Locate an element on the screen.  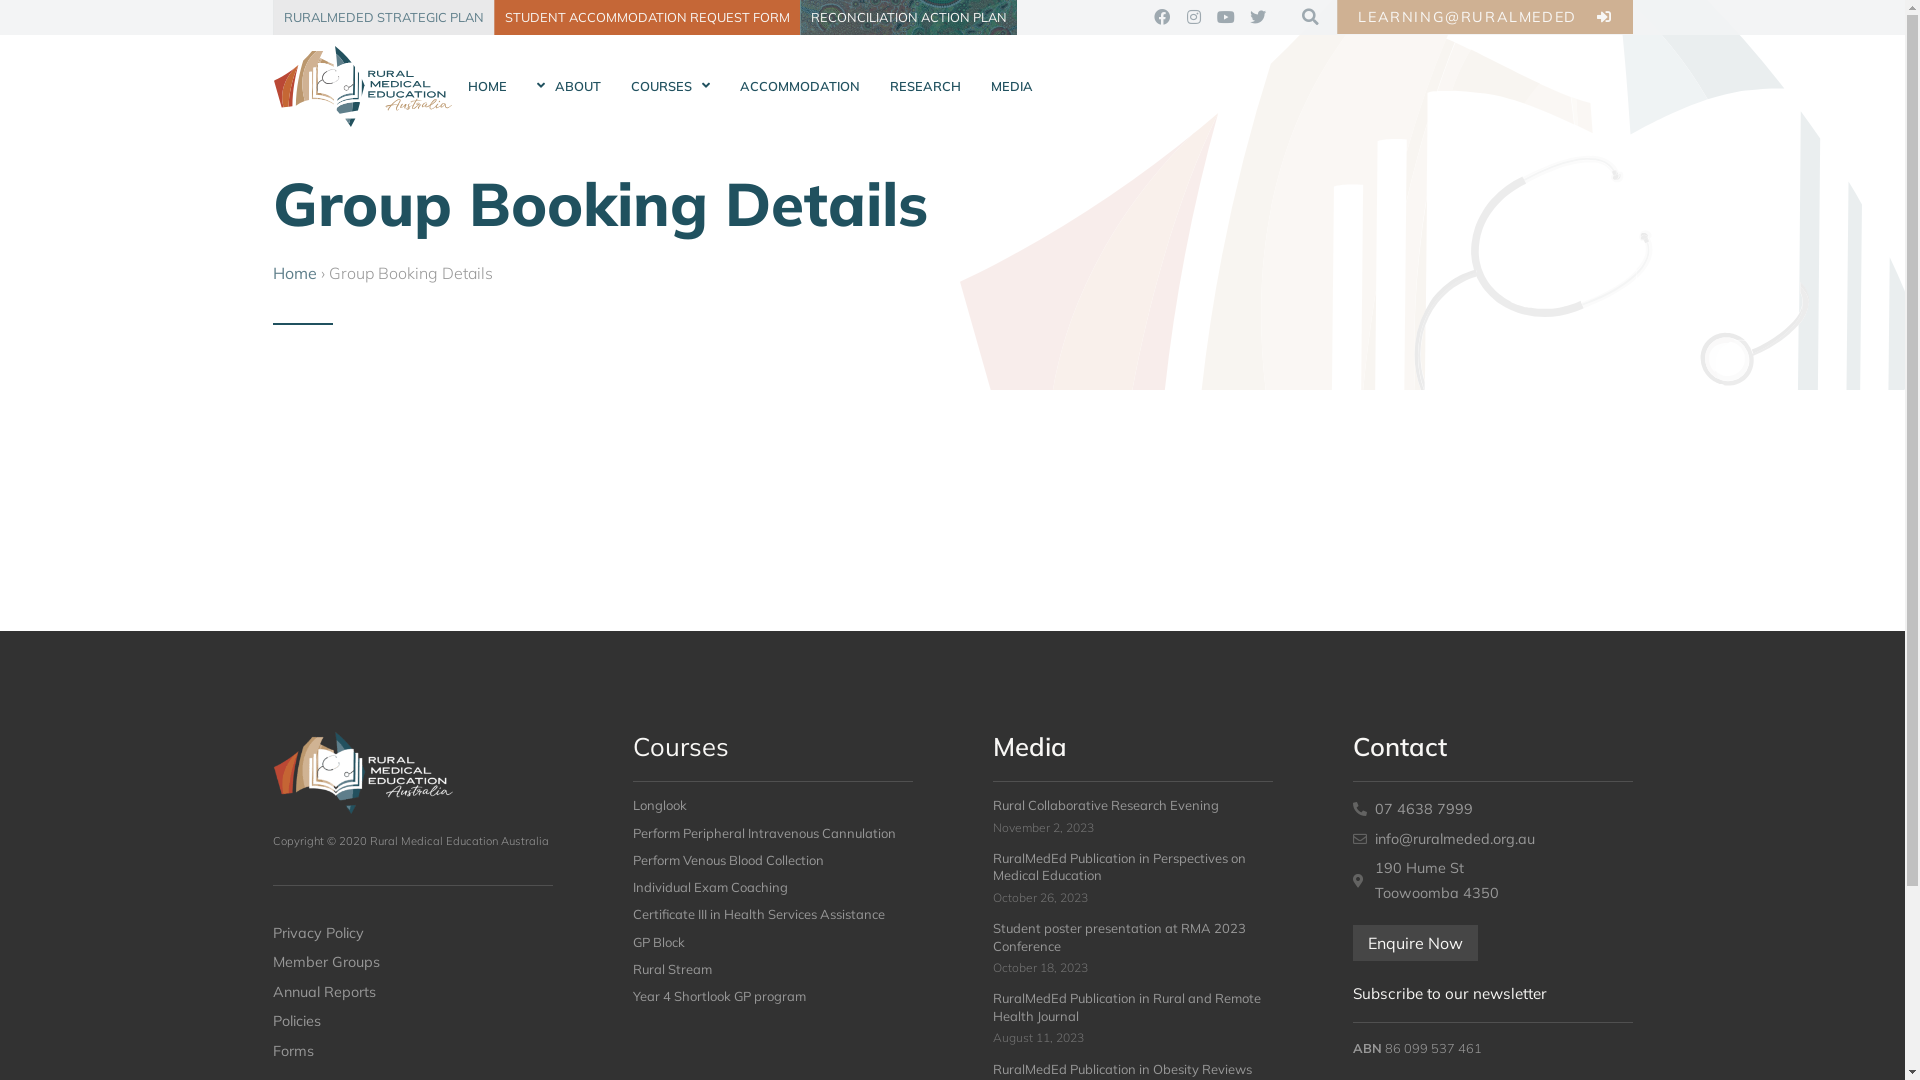
'GP Block' is located at coordinates (657, 941).